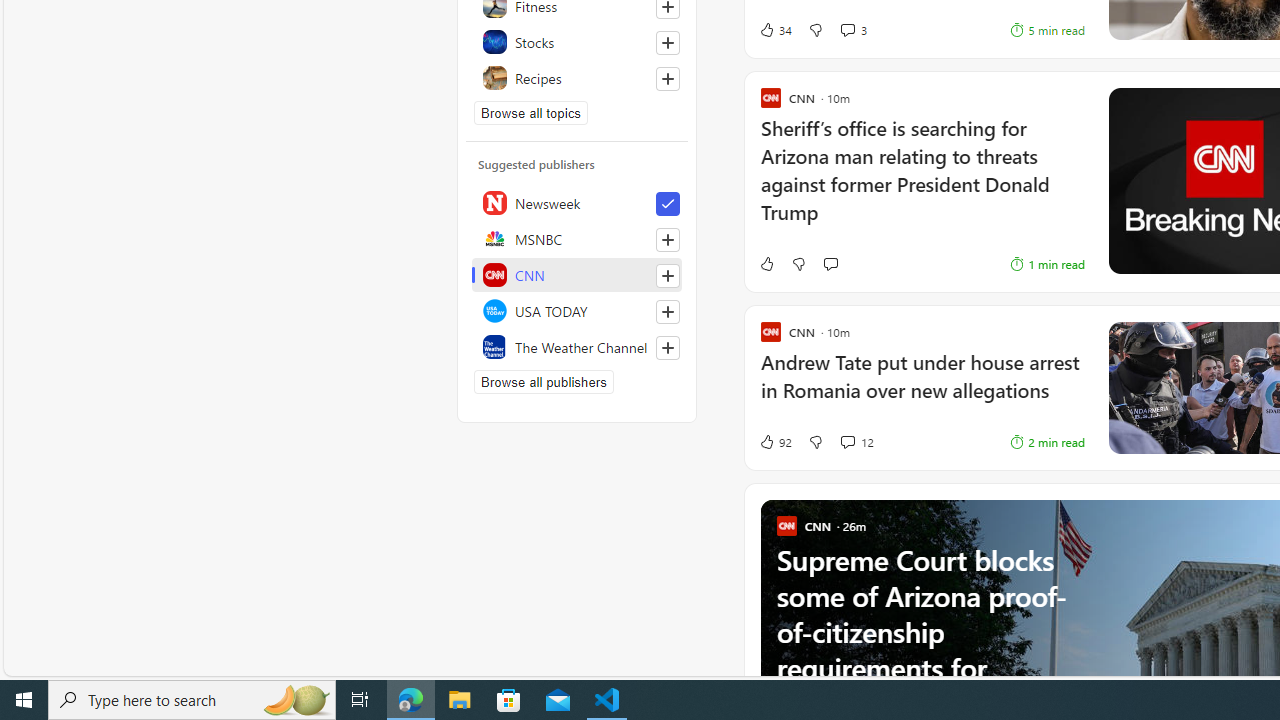 The height and width of the screenshot is (720, 1280). I want to click on 'View comments 3 Comment', so click(847, 30).